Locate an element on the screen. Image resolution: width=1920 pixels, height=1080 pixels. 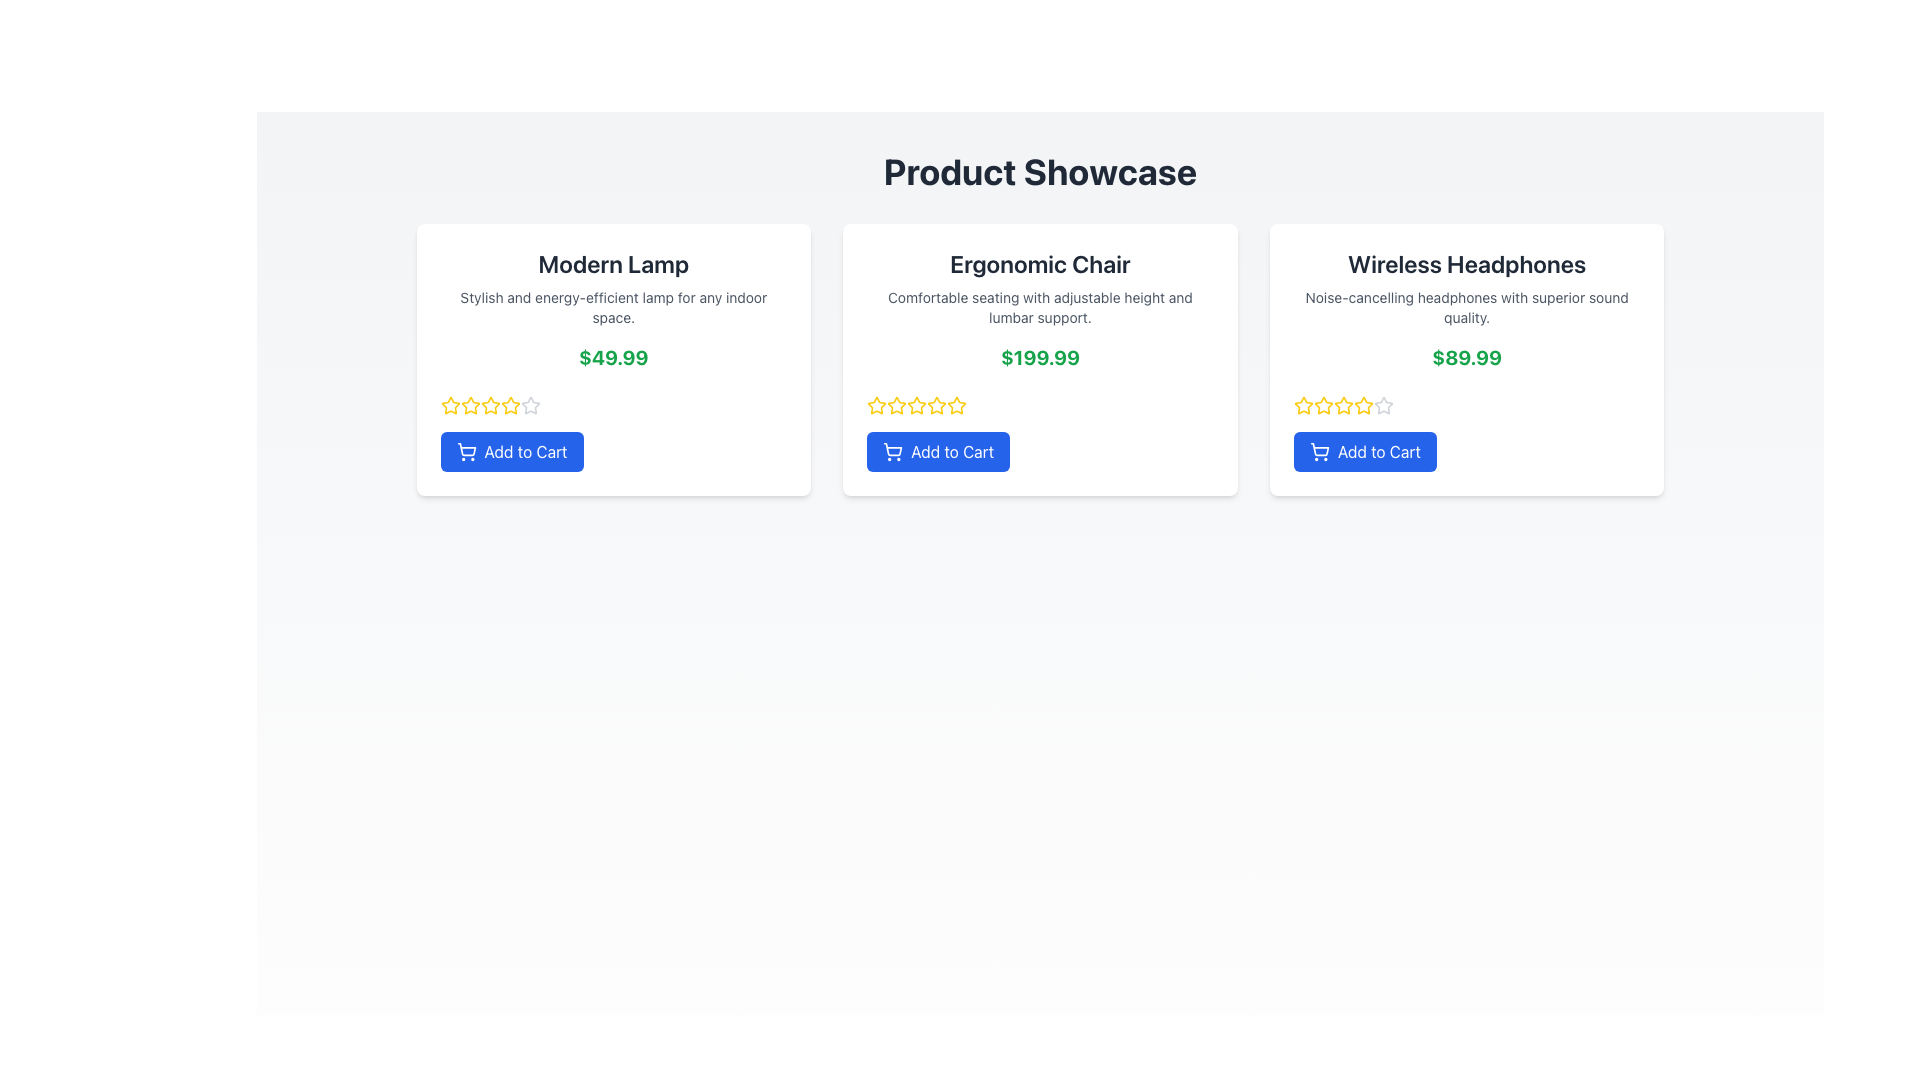
the pricing information text label for the 'Ergonomic Chair' product, which is centrally positioned below the product description and above the star rating is located at coordinates (1040, 357).